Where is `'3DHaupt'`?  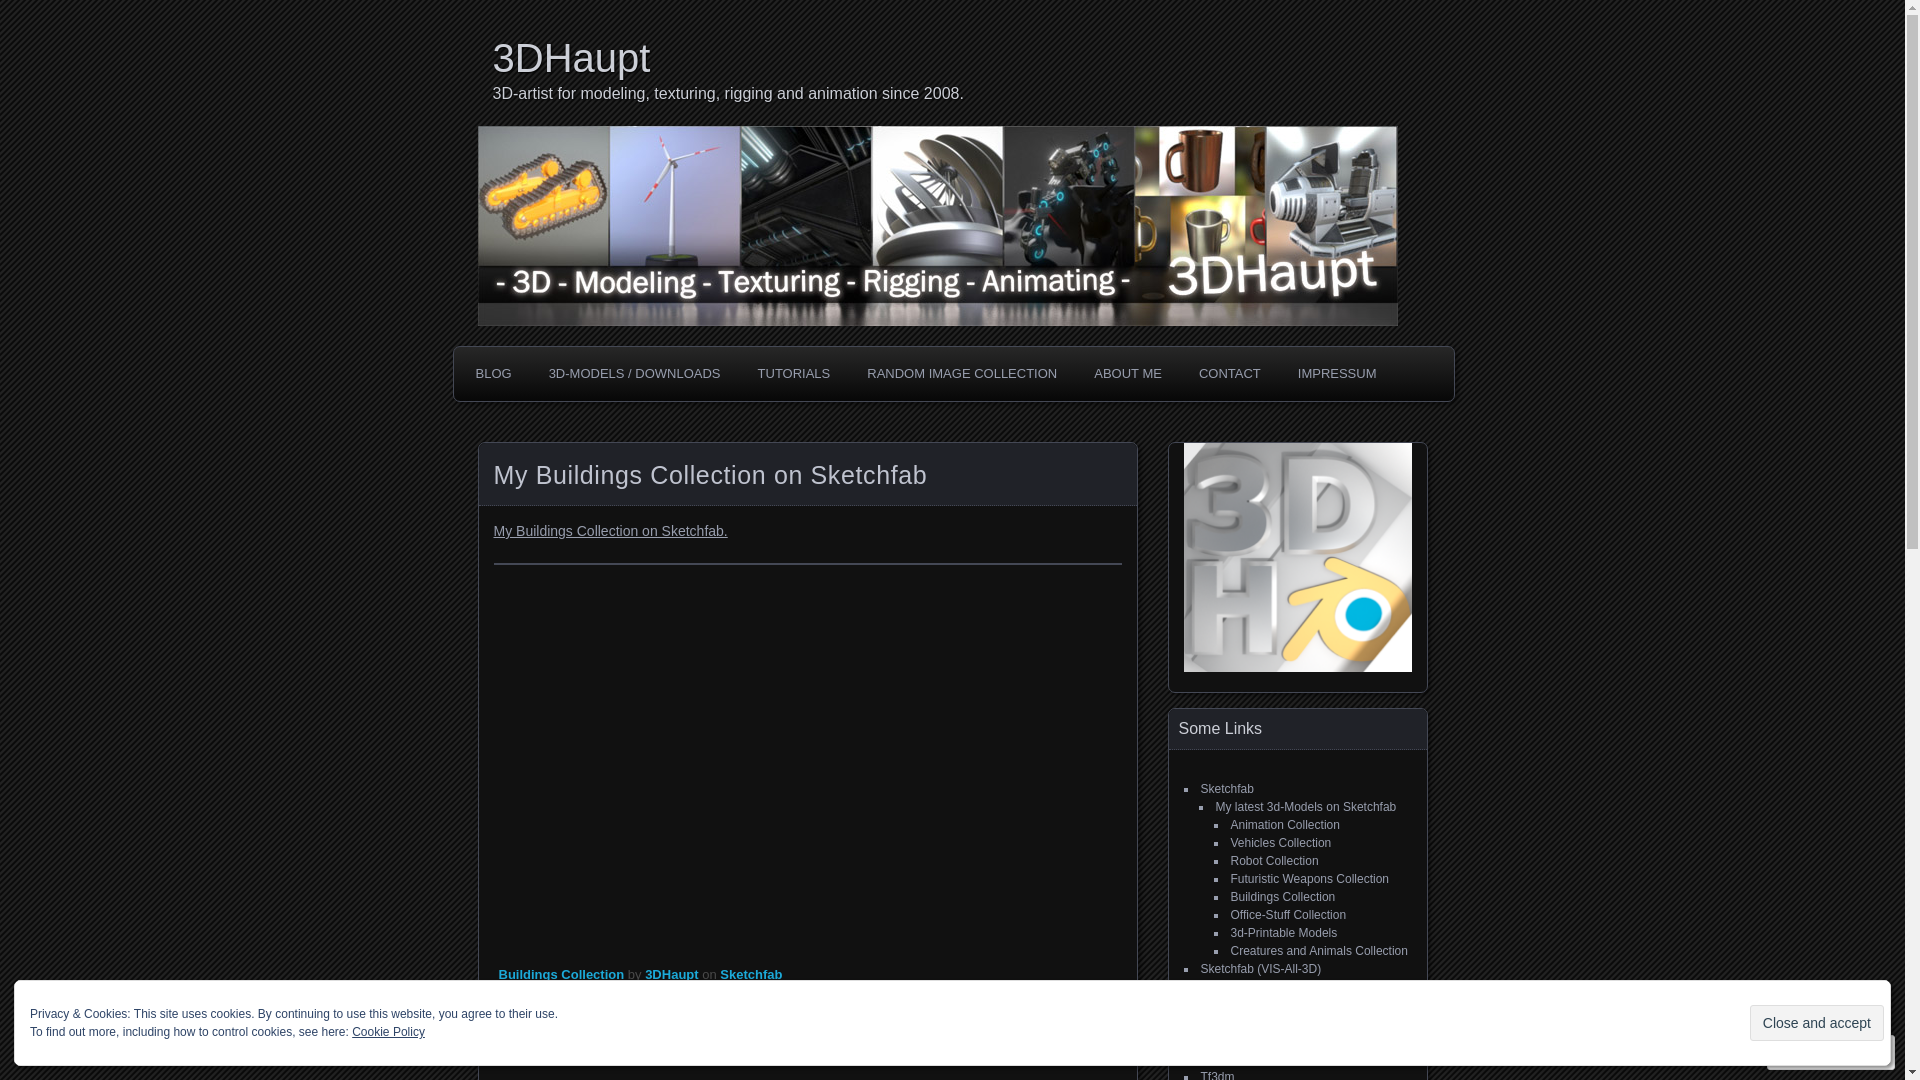
'3DHaupt' is located at coordinates (958, 57).